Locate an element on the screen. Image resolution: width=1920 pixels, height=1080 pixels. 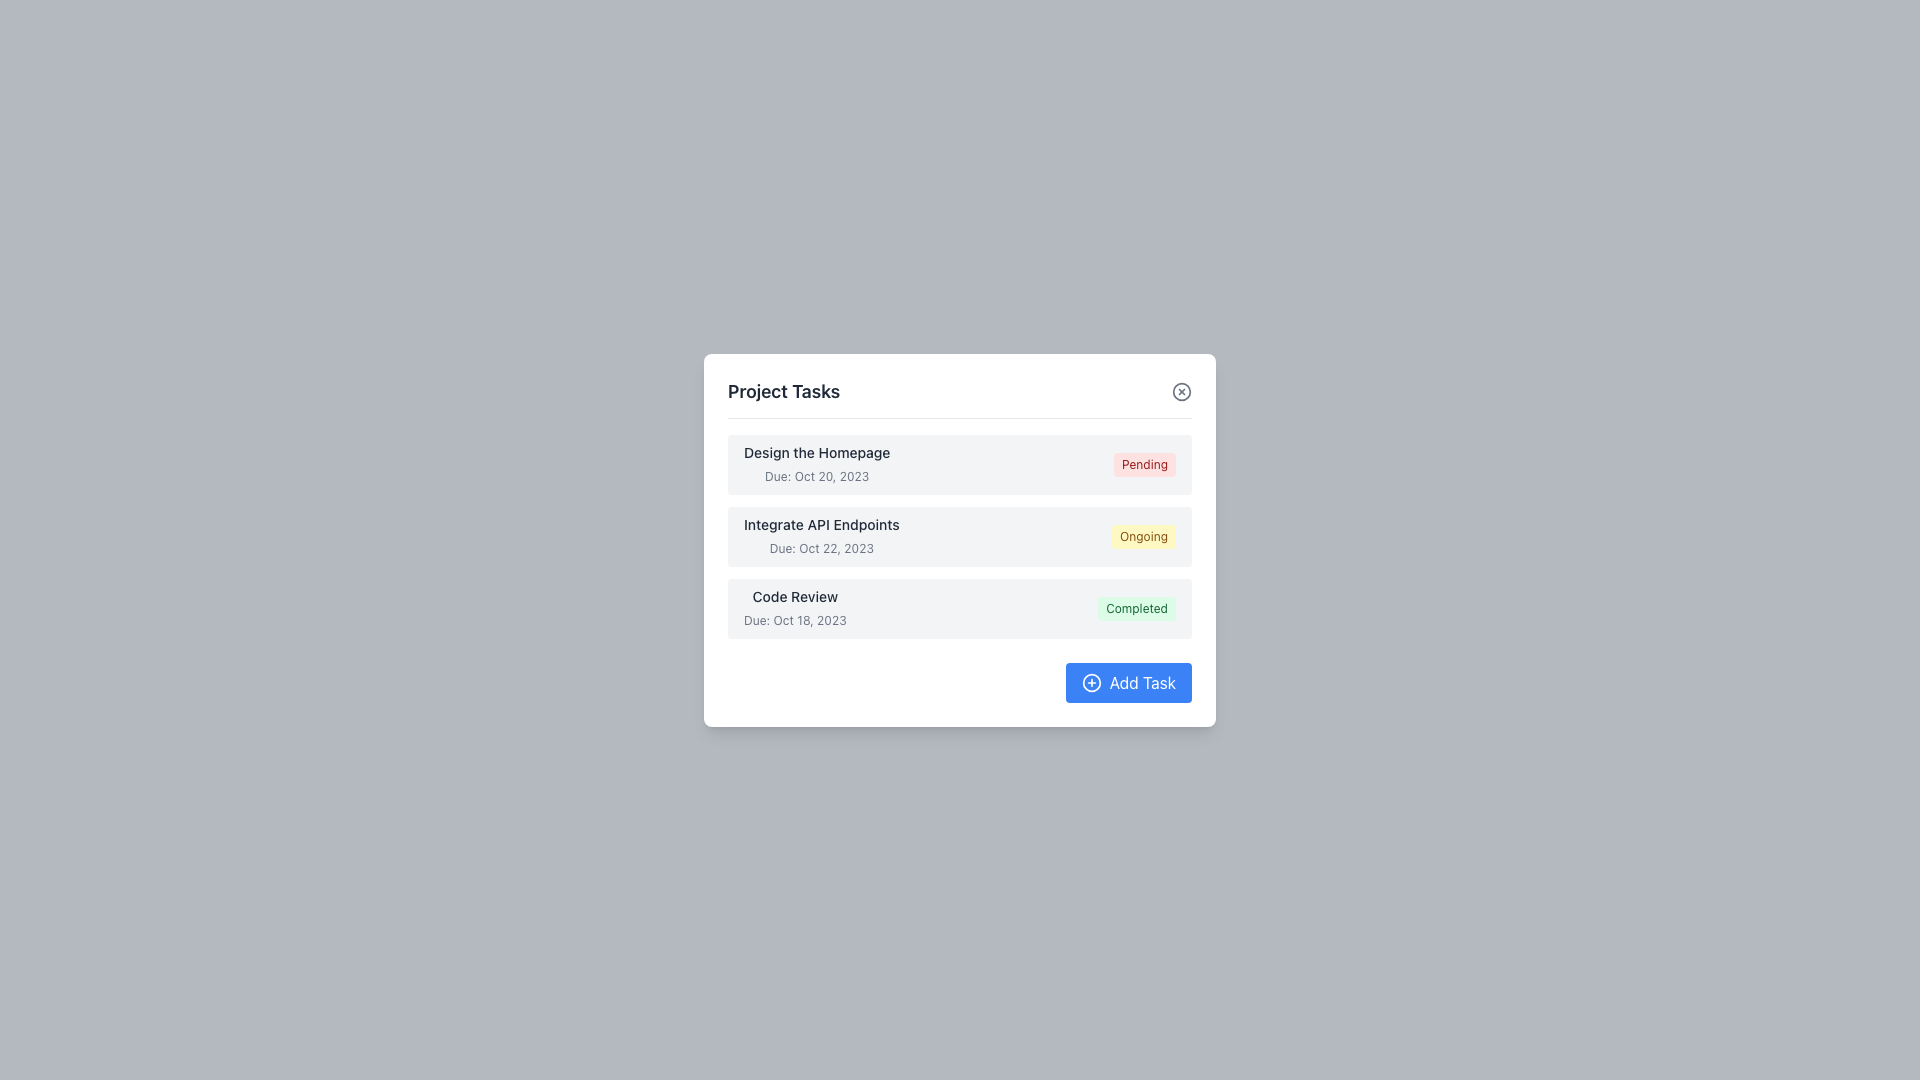
the 'X' icon button in the top-right corner of the 'Project Tasks' header is located at coordinates (1181, 391).